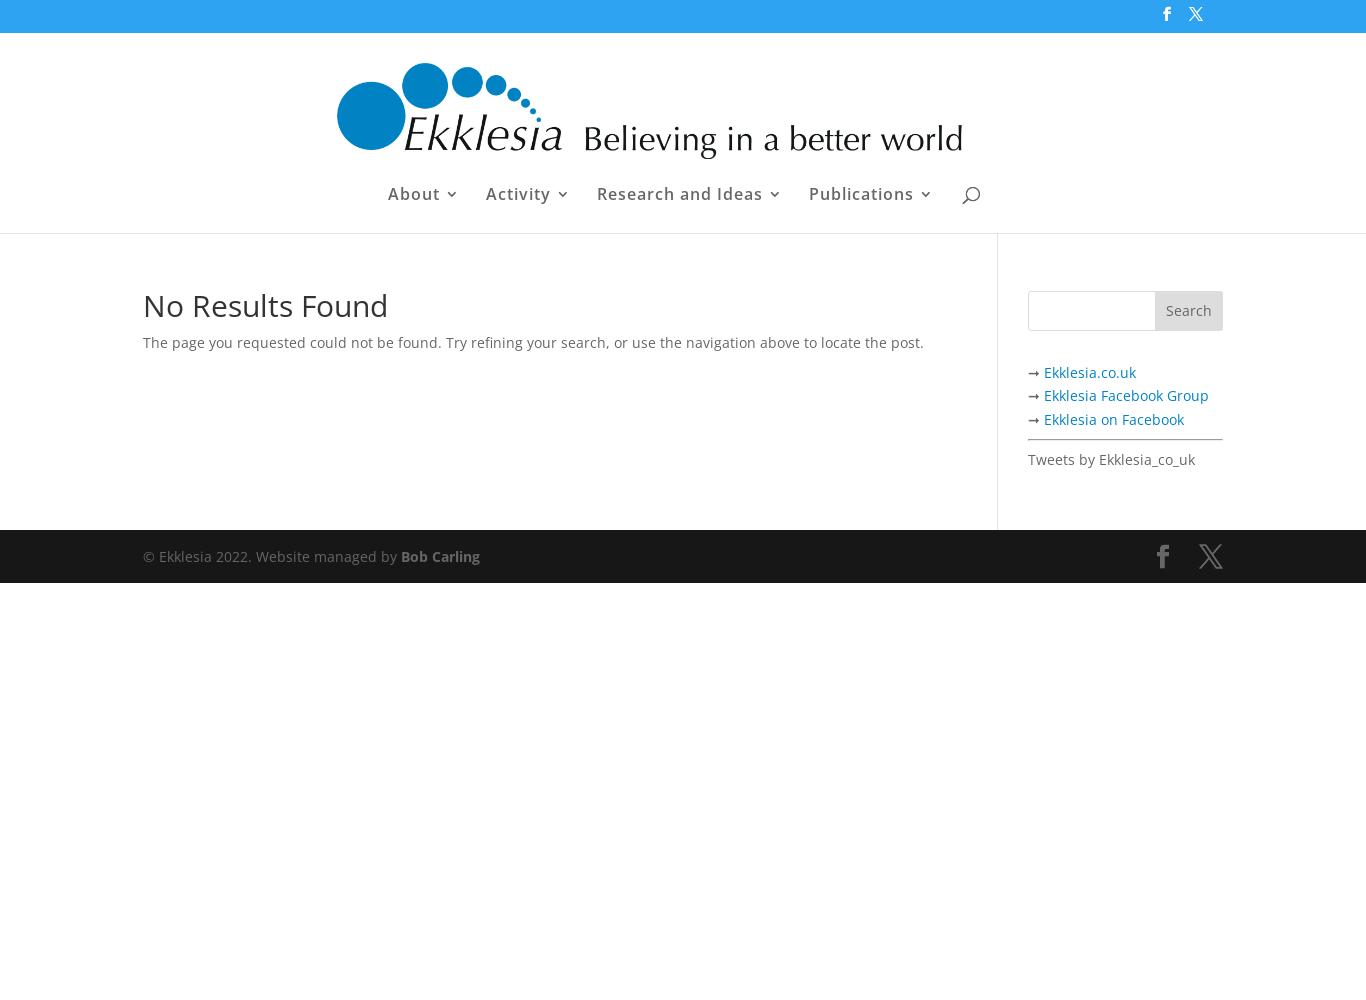 This screenshot has width=1366, height=1000. Describe the element at coordinates (877, 314) in the screenshot. I see `'Papers'` at that location.